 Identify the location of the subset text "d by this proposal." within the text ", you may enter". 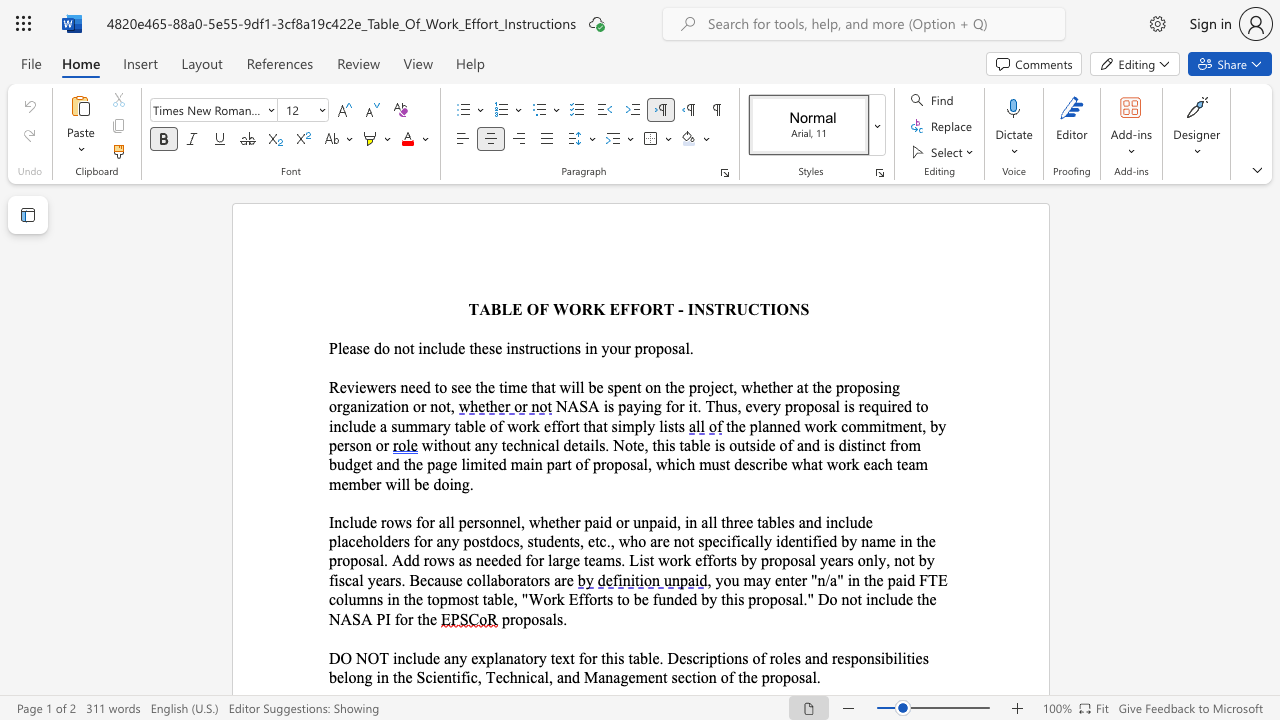
(689, 598).